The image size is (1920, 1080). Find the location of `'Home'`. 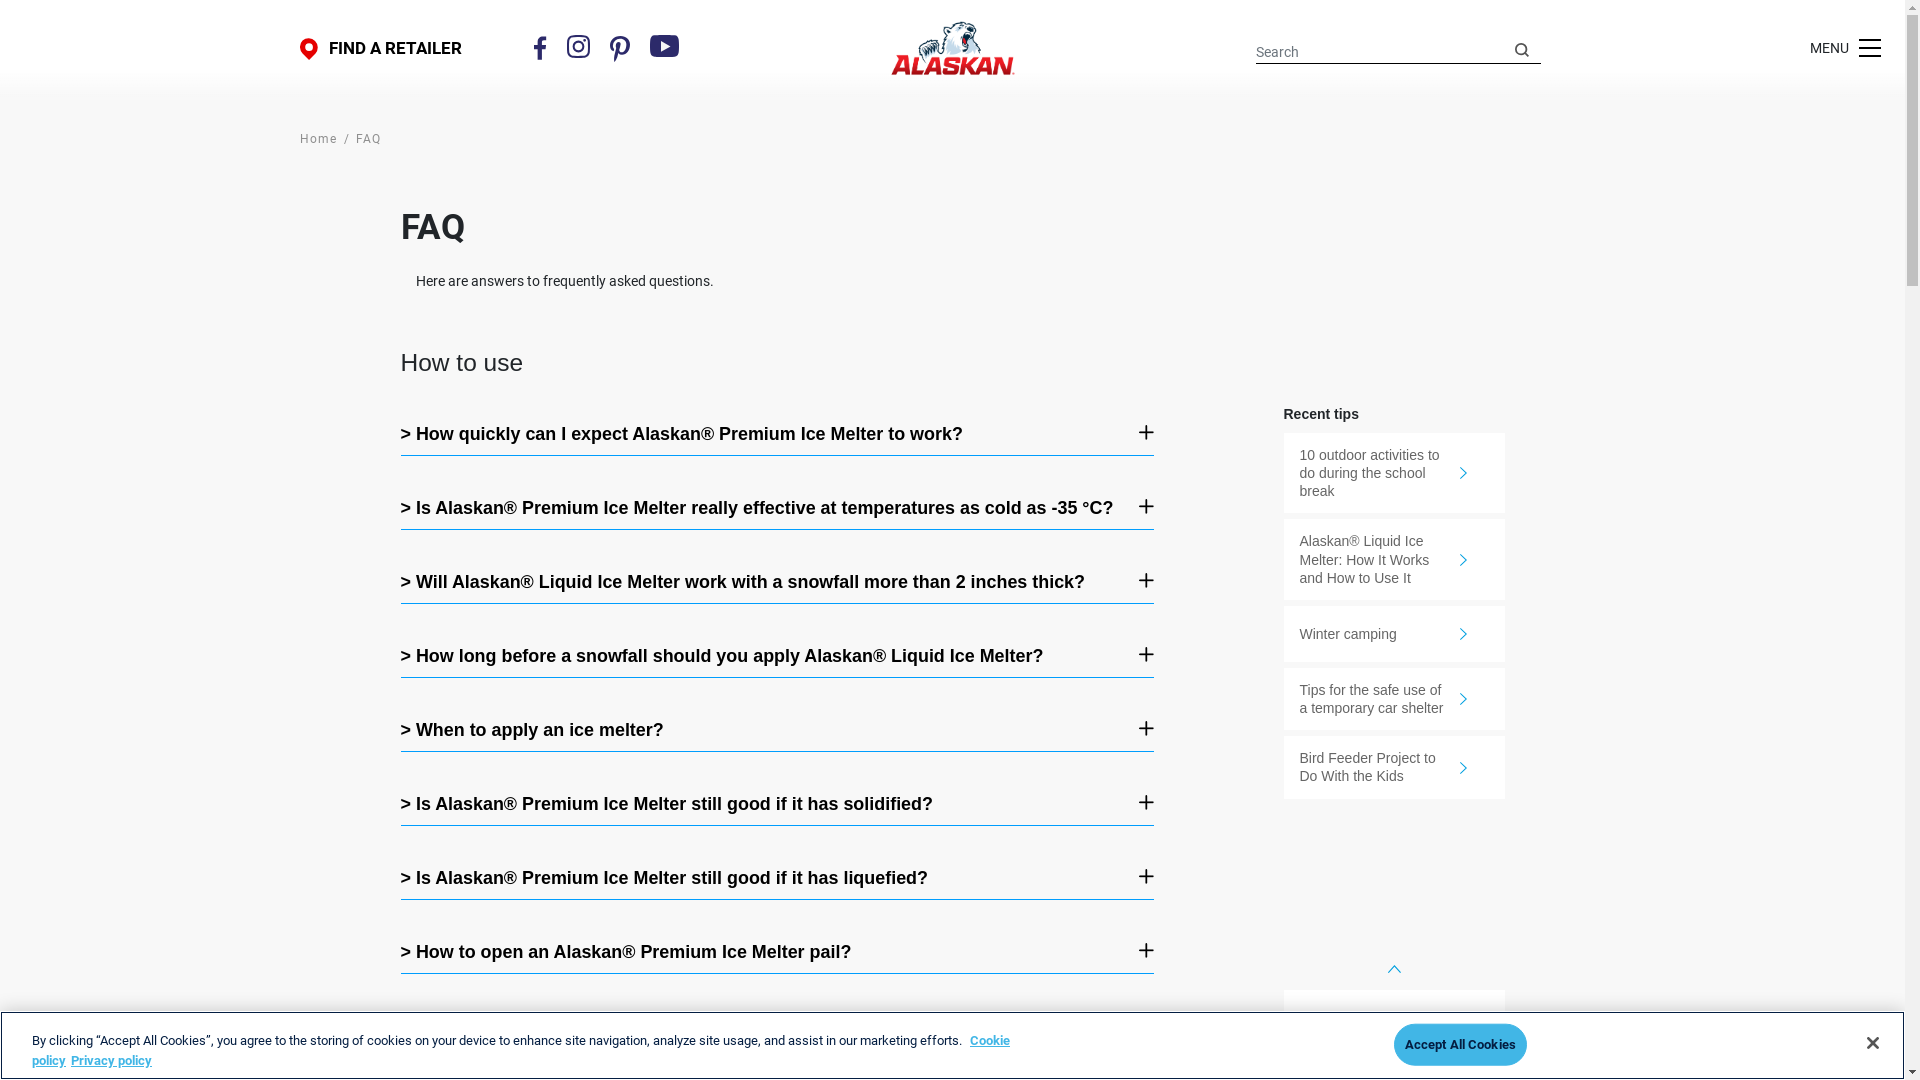

'Home' is located at coordinates (317, 137).